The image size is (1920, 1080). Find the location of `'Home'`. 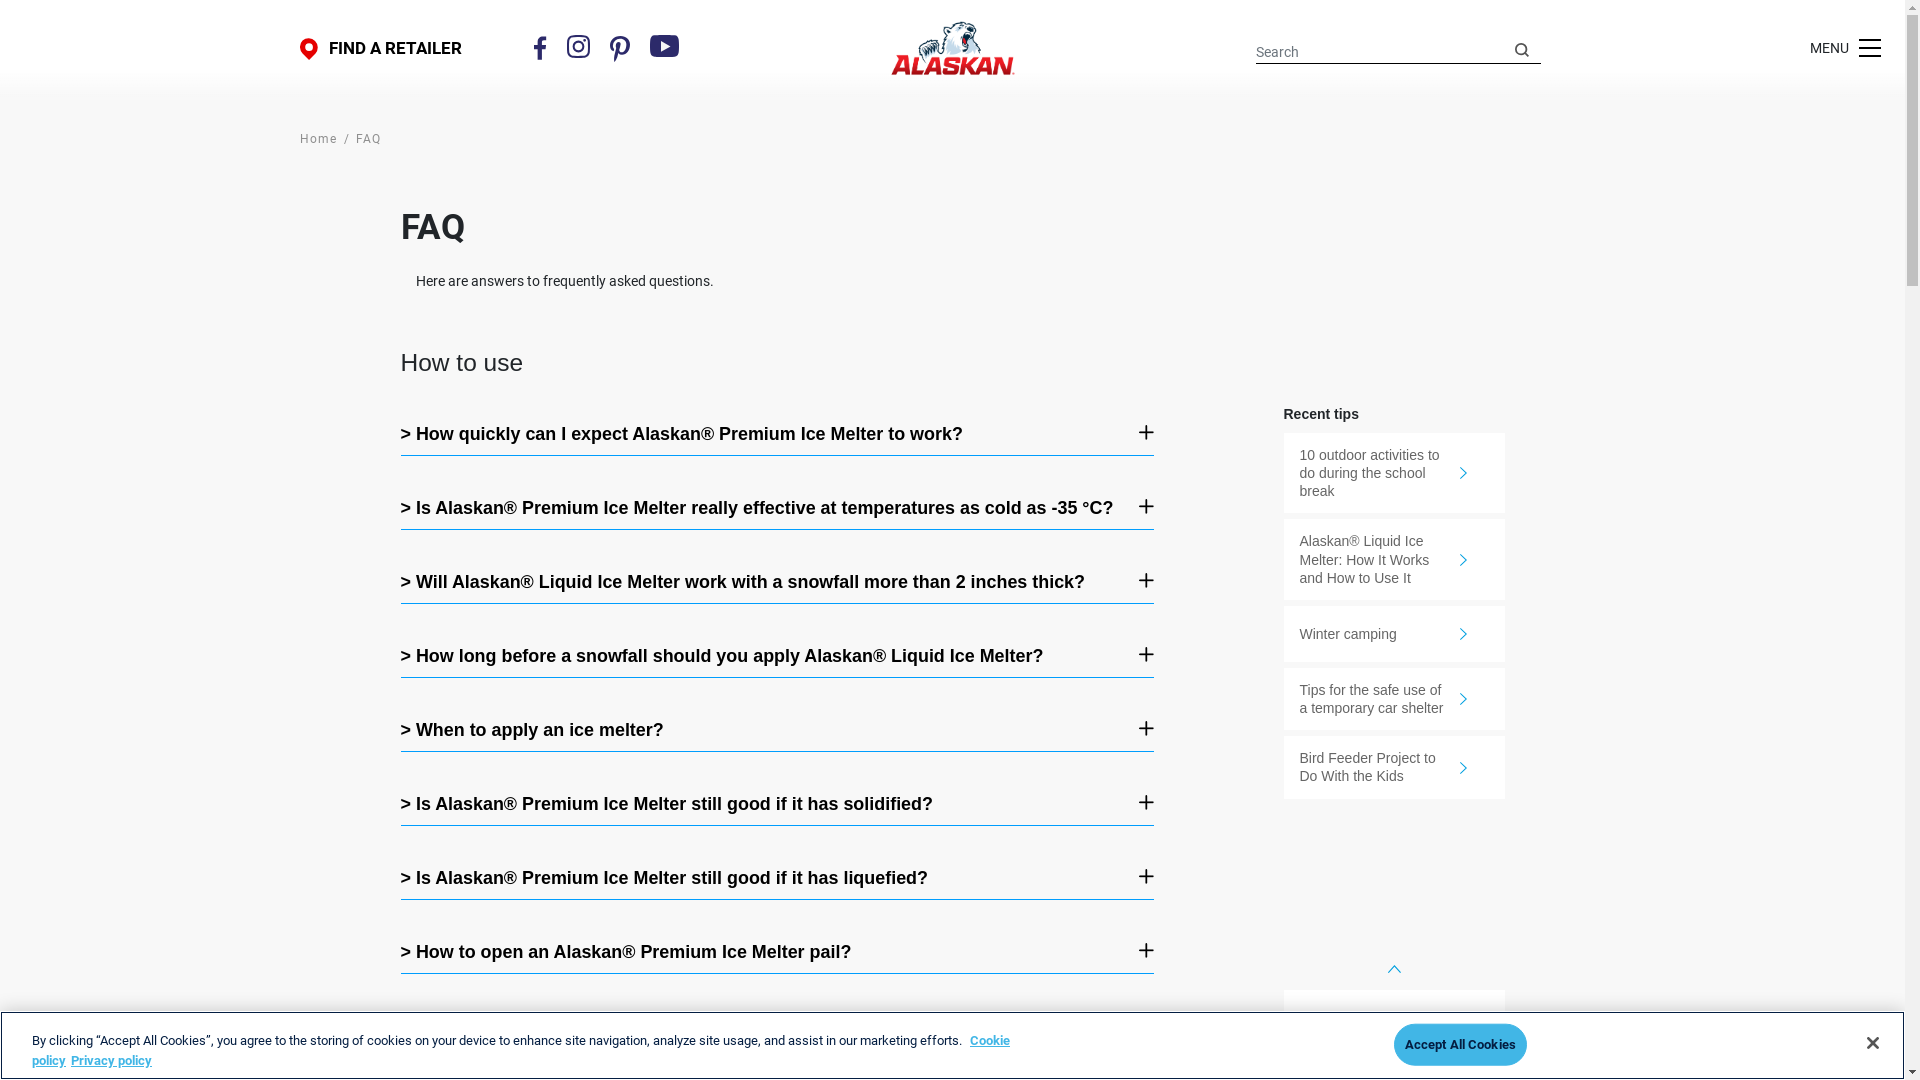

'Home' is located at coordinates (317, 137).